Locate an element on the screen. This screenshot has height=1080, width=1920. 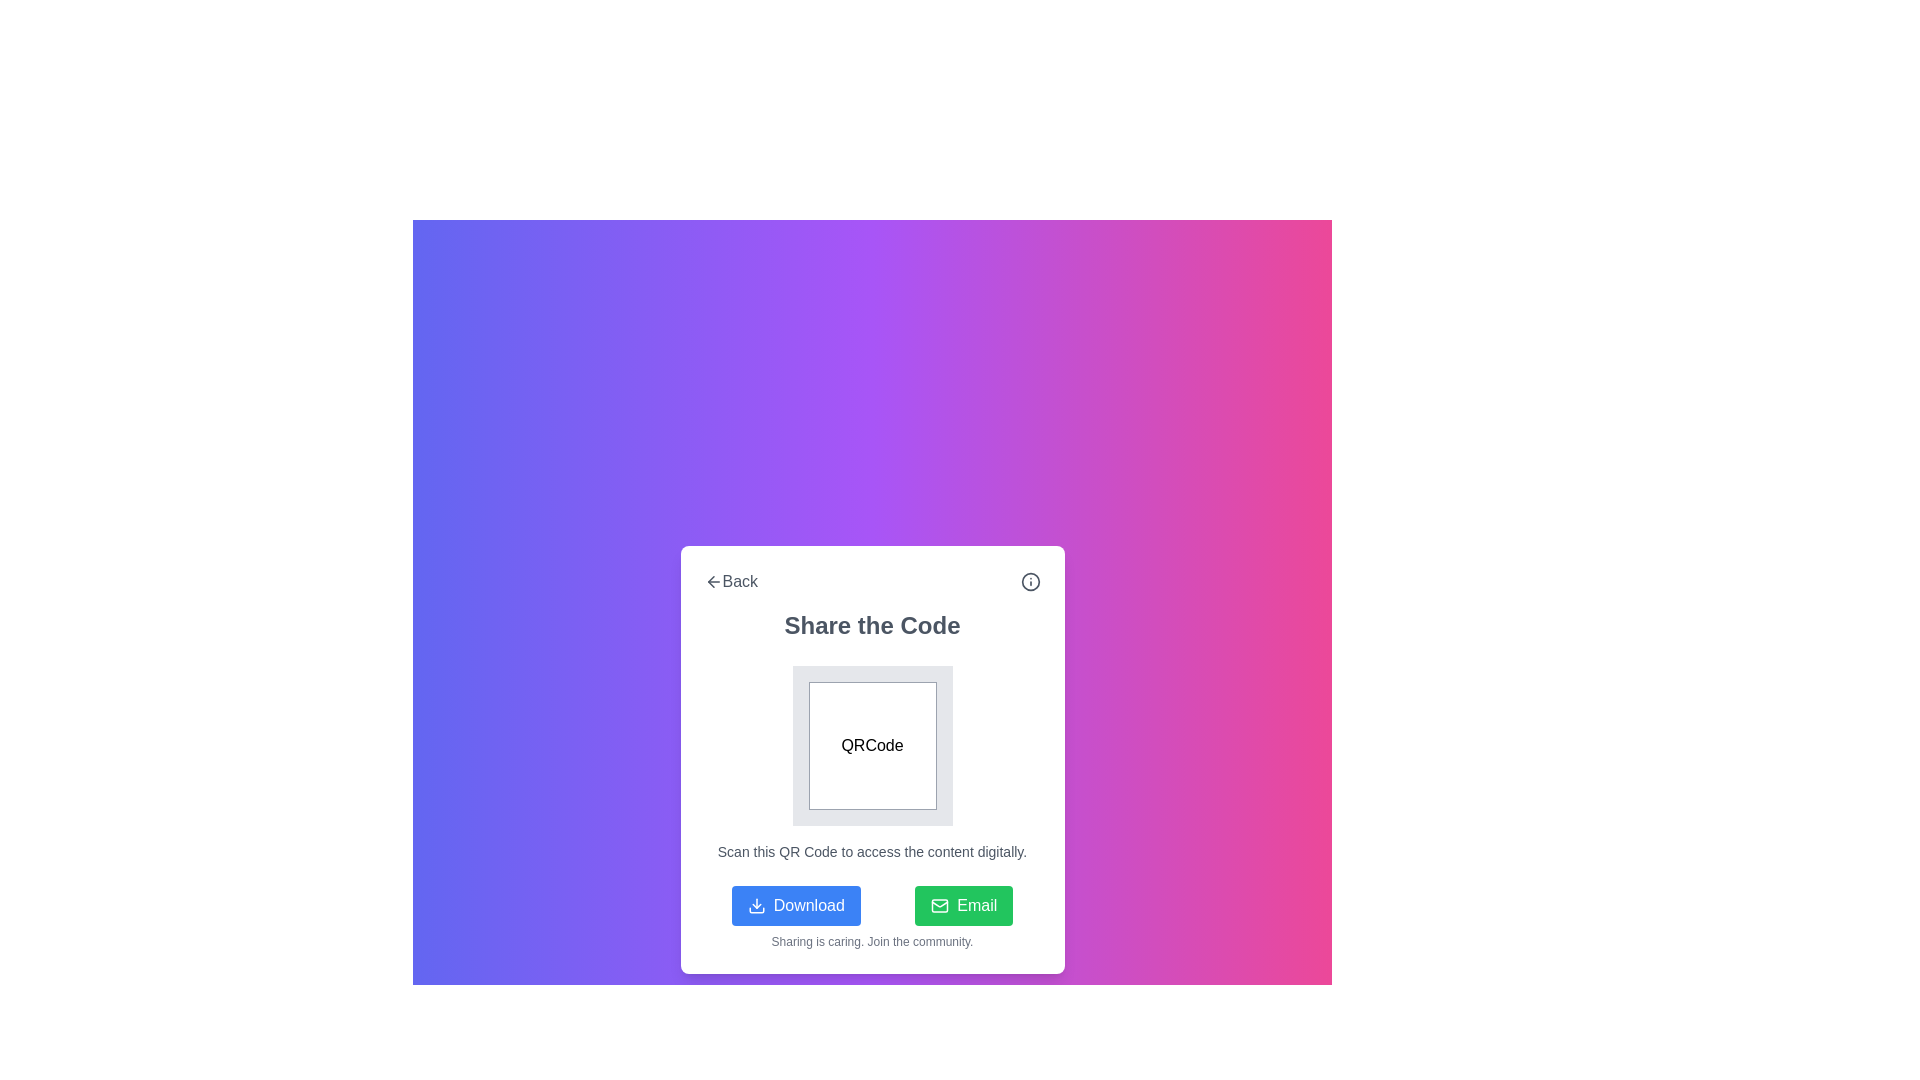
the email share button located in the bottom-right corner of the light-themed card interface is located at coordinates (964, 906).